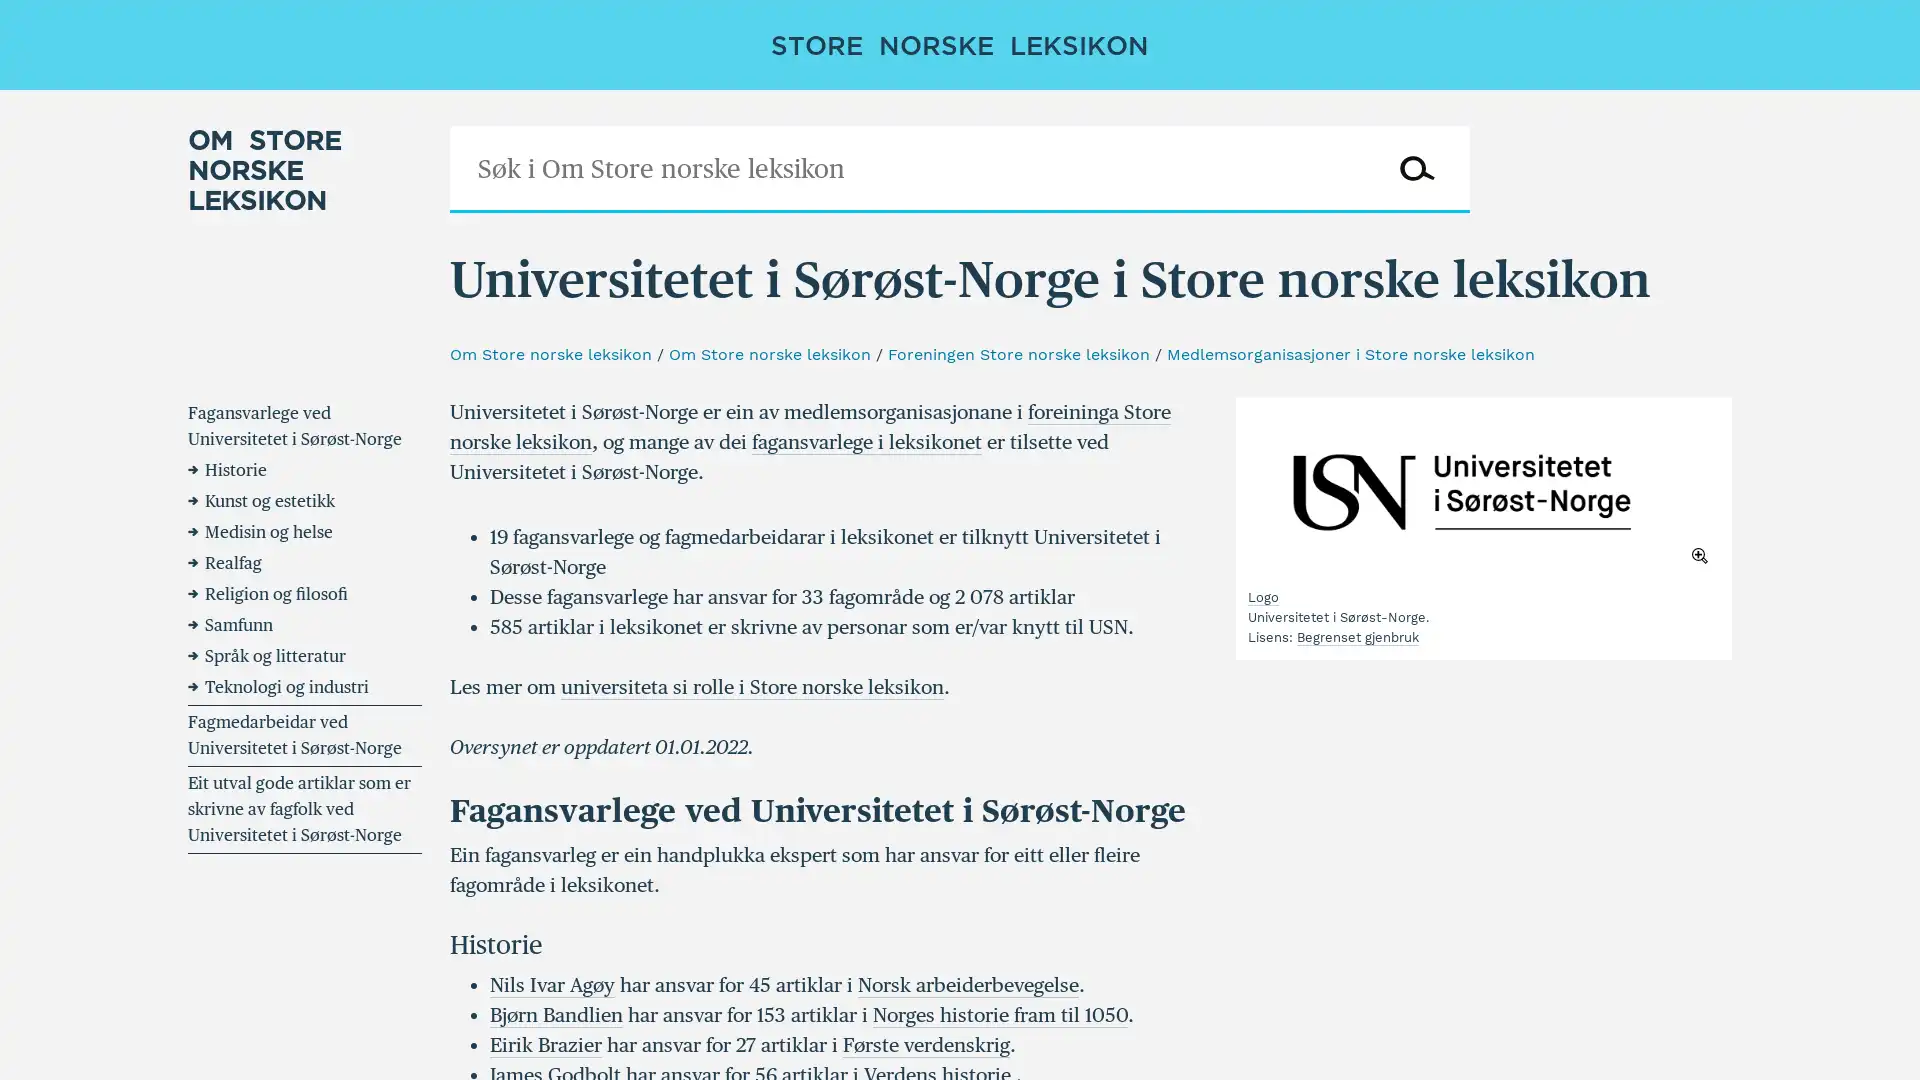 This screenshot has width=1920, height=1080. What do you see at coordinates (1415, 168) in the screenshot?
I see `Sk` at bounding box center [1415, 168].